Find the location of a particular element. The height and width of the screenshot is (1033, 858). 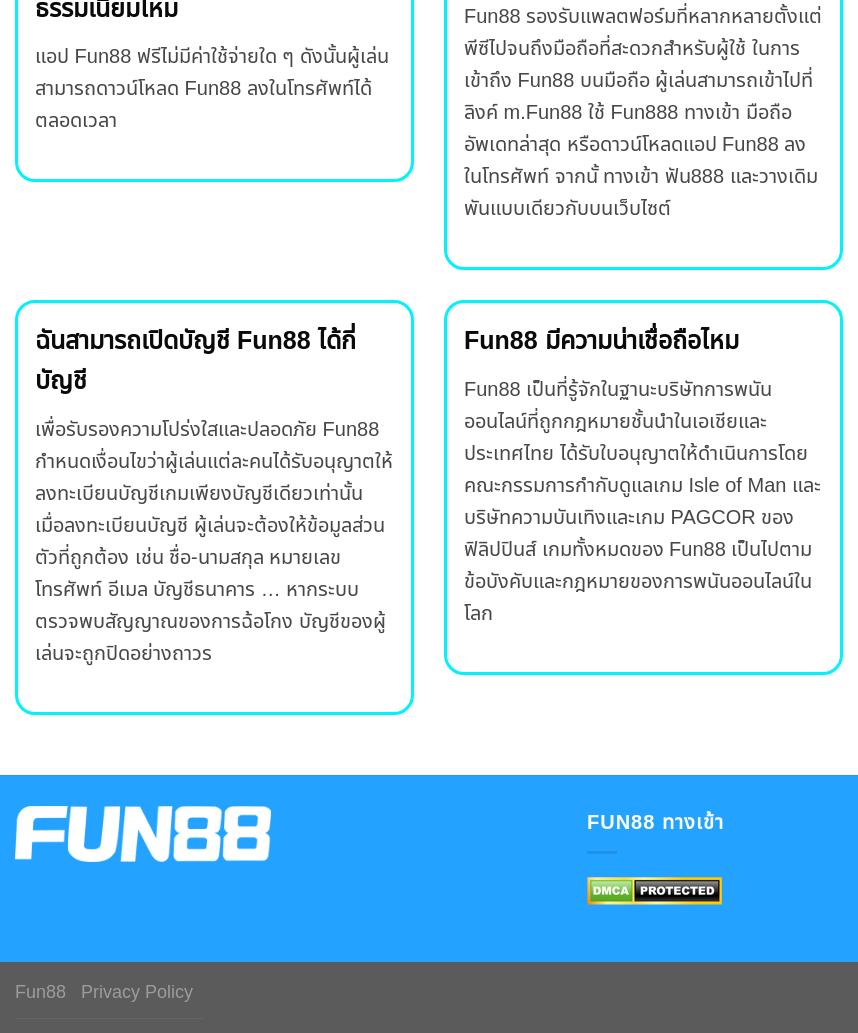

'Privacy Policy' is located at coordinates (79, 989).